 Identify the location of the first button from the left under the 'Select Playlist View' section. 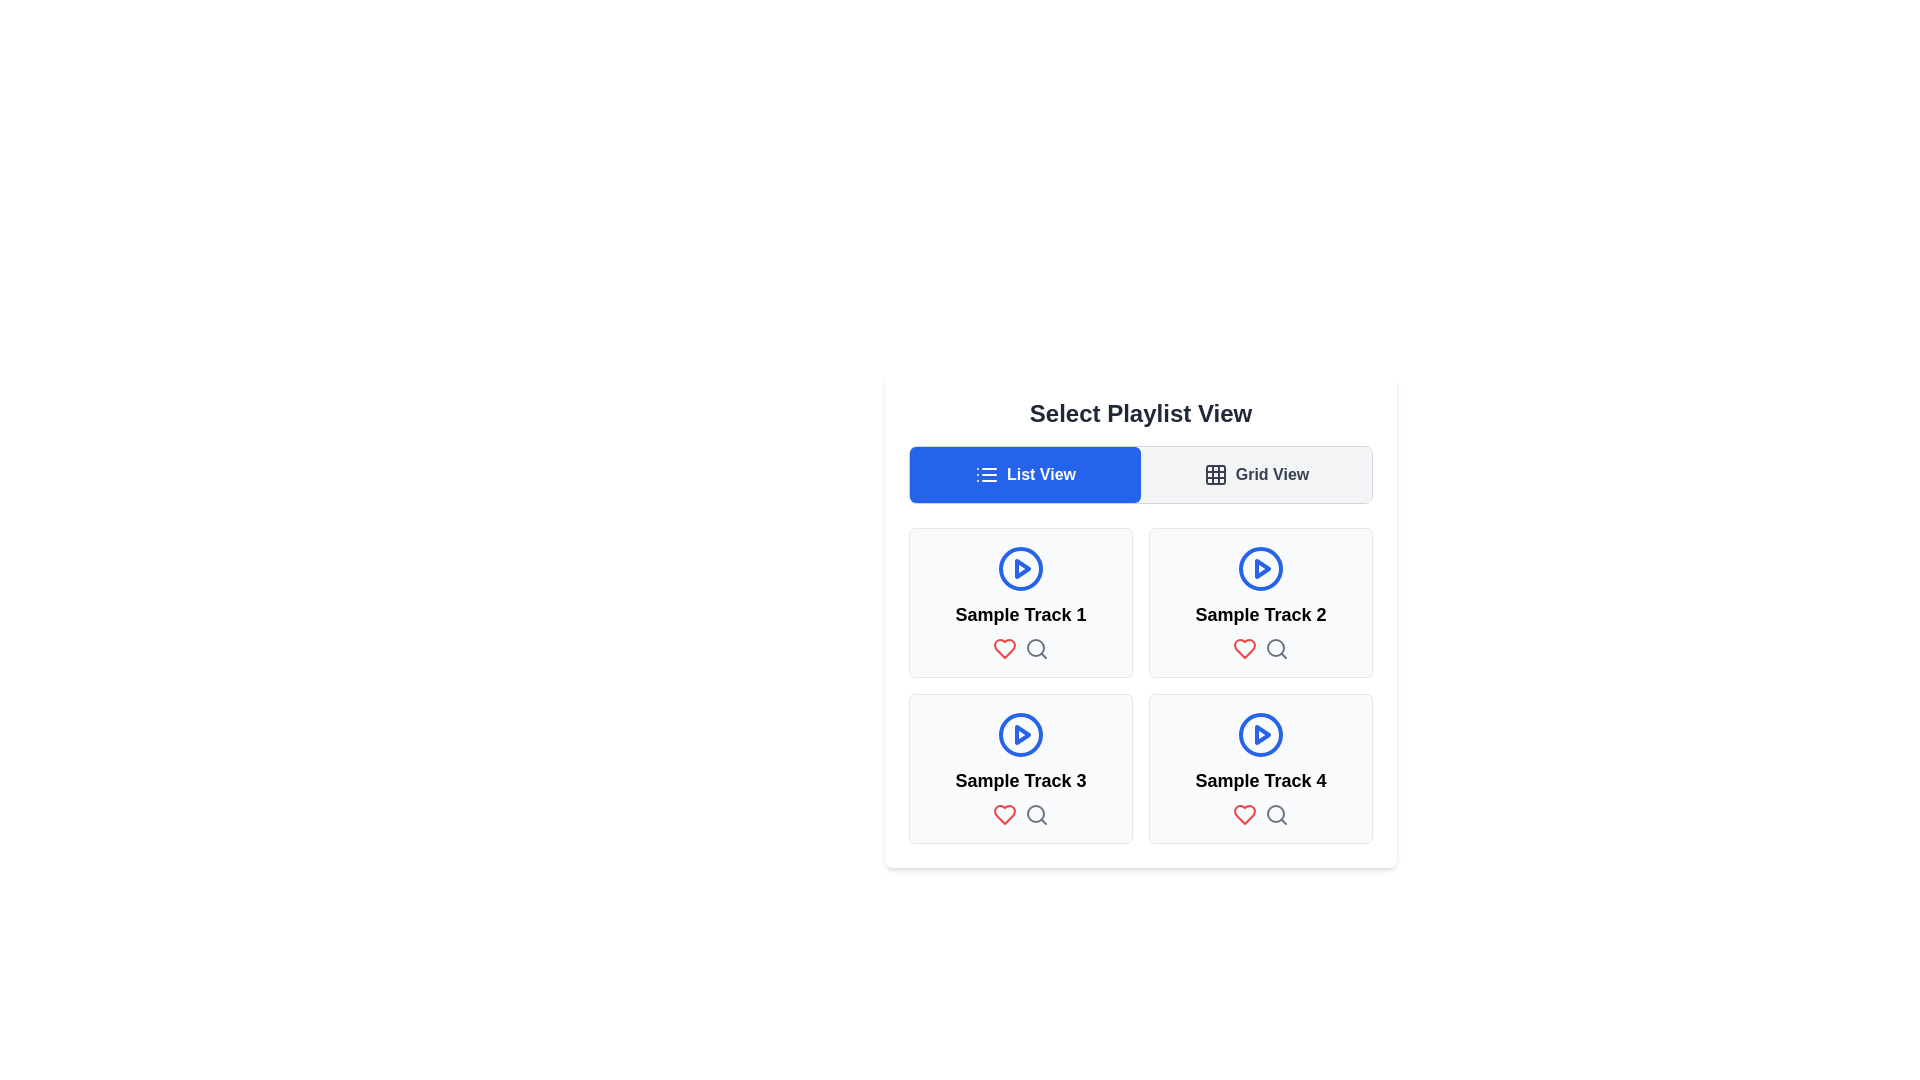
(1025, 474).